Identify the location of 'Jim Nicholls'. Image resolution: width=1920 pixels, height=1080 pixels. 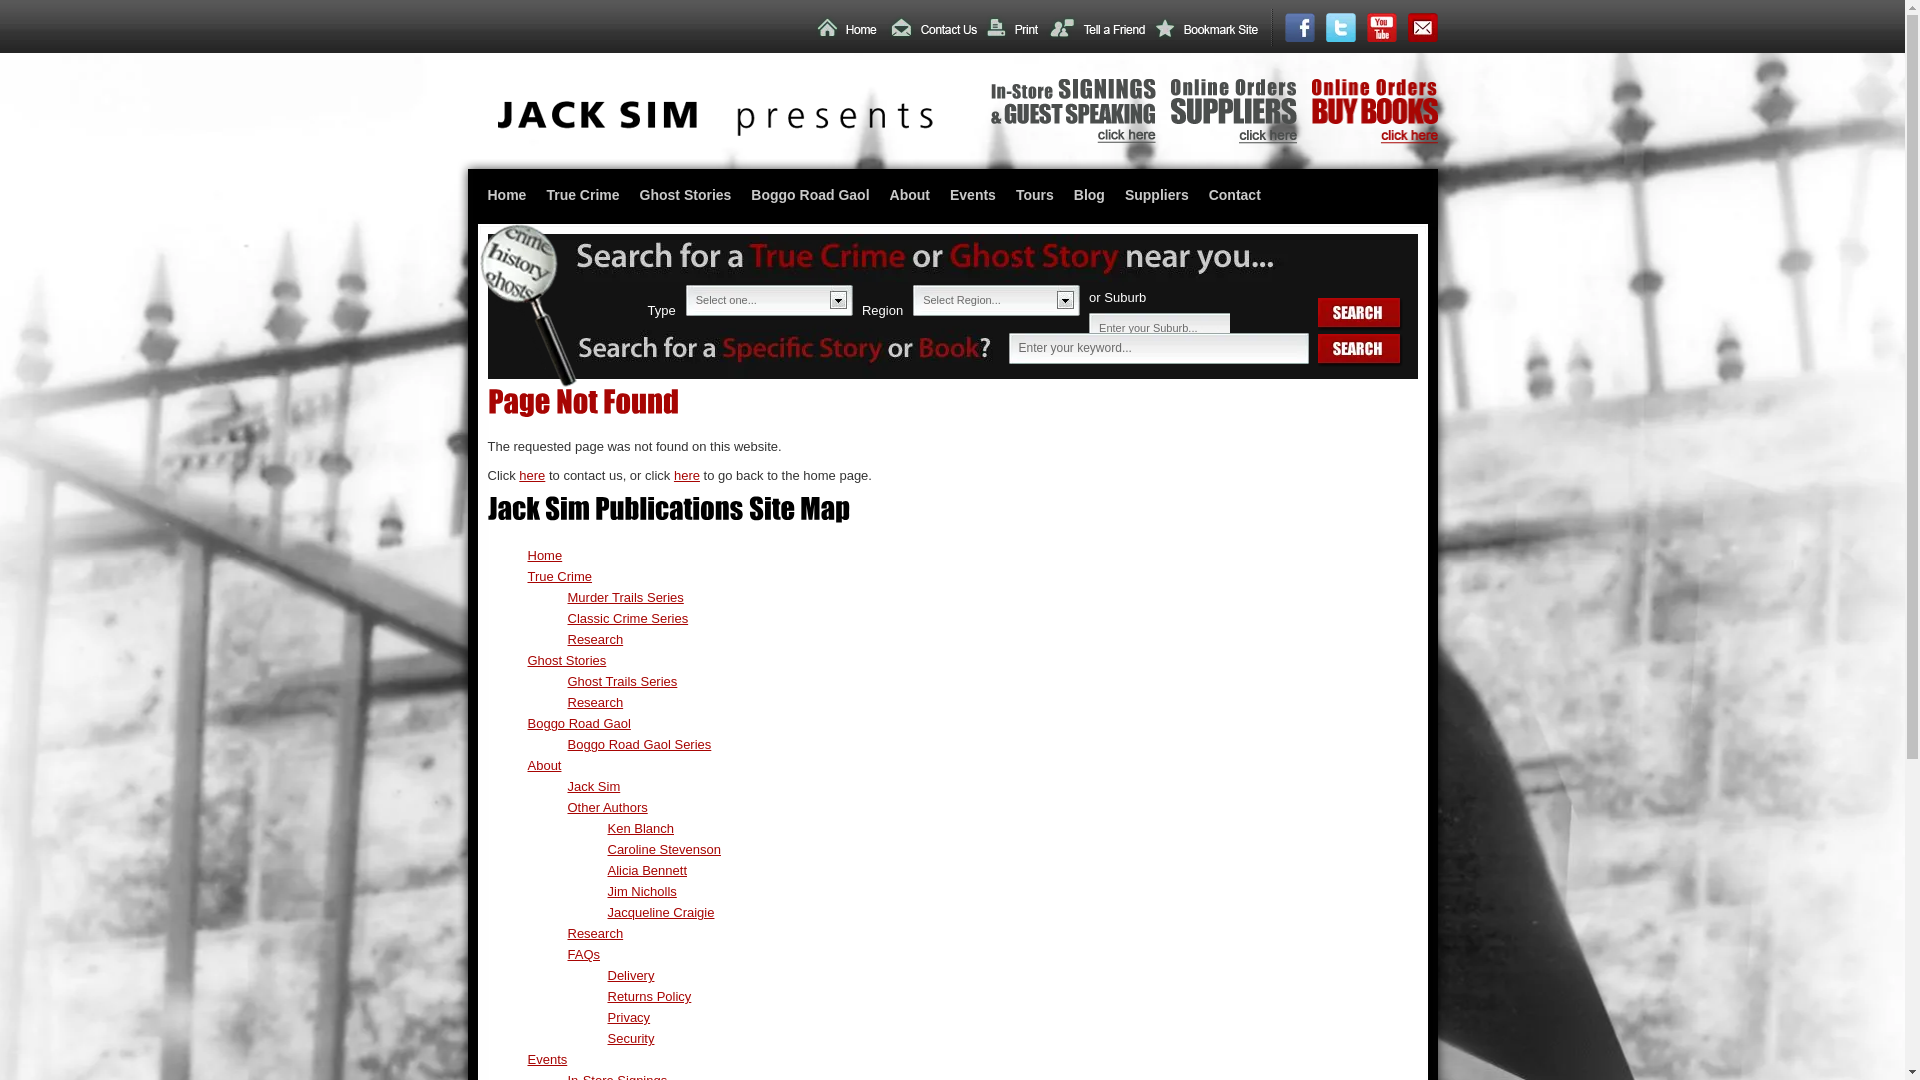
(642, 890).